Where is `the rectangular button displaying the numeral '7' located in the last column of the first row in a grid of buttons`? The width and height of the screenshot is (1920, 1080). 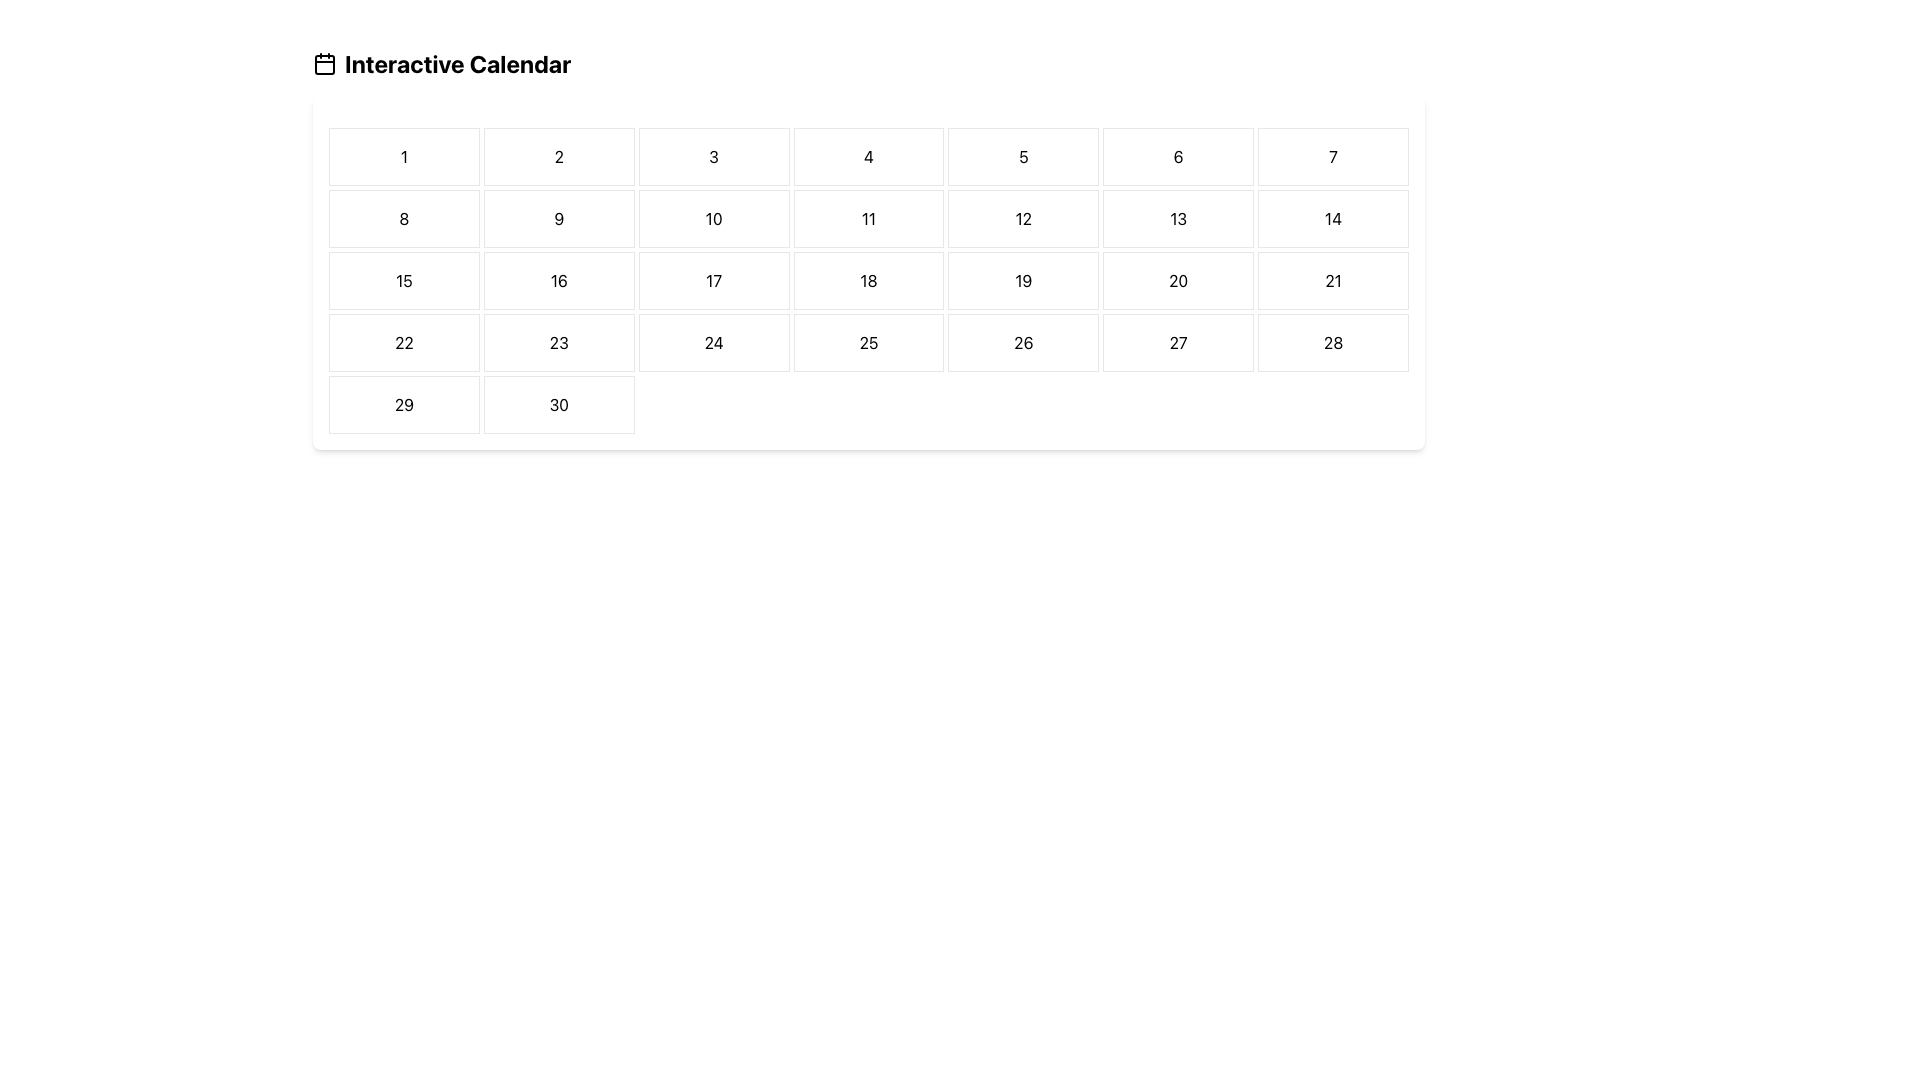 the rectangular button displaying the numeral '7' located in the last column of the first row in a grid of buttons is located at coordinates (1333, 156).